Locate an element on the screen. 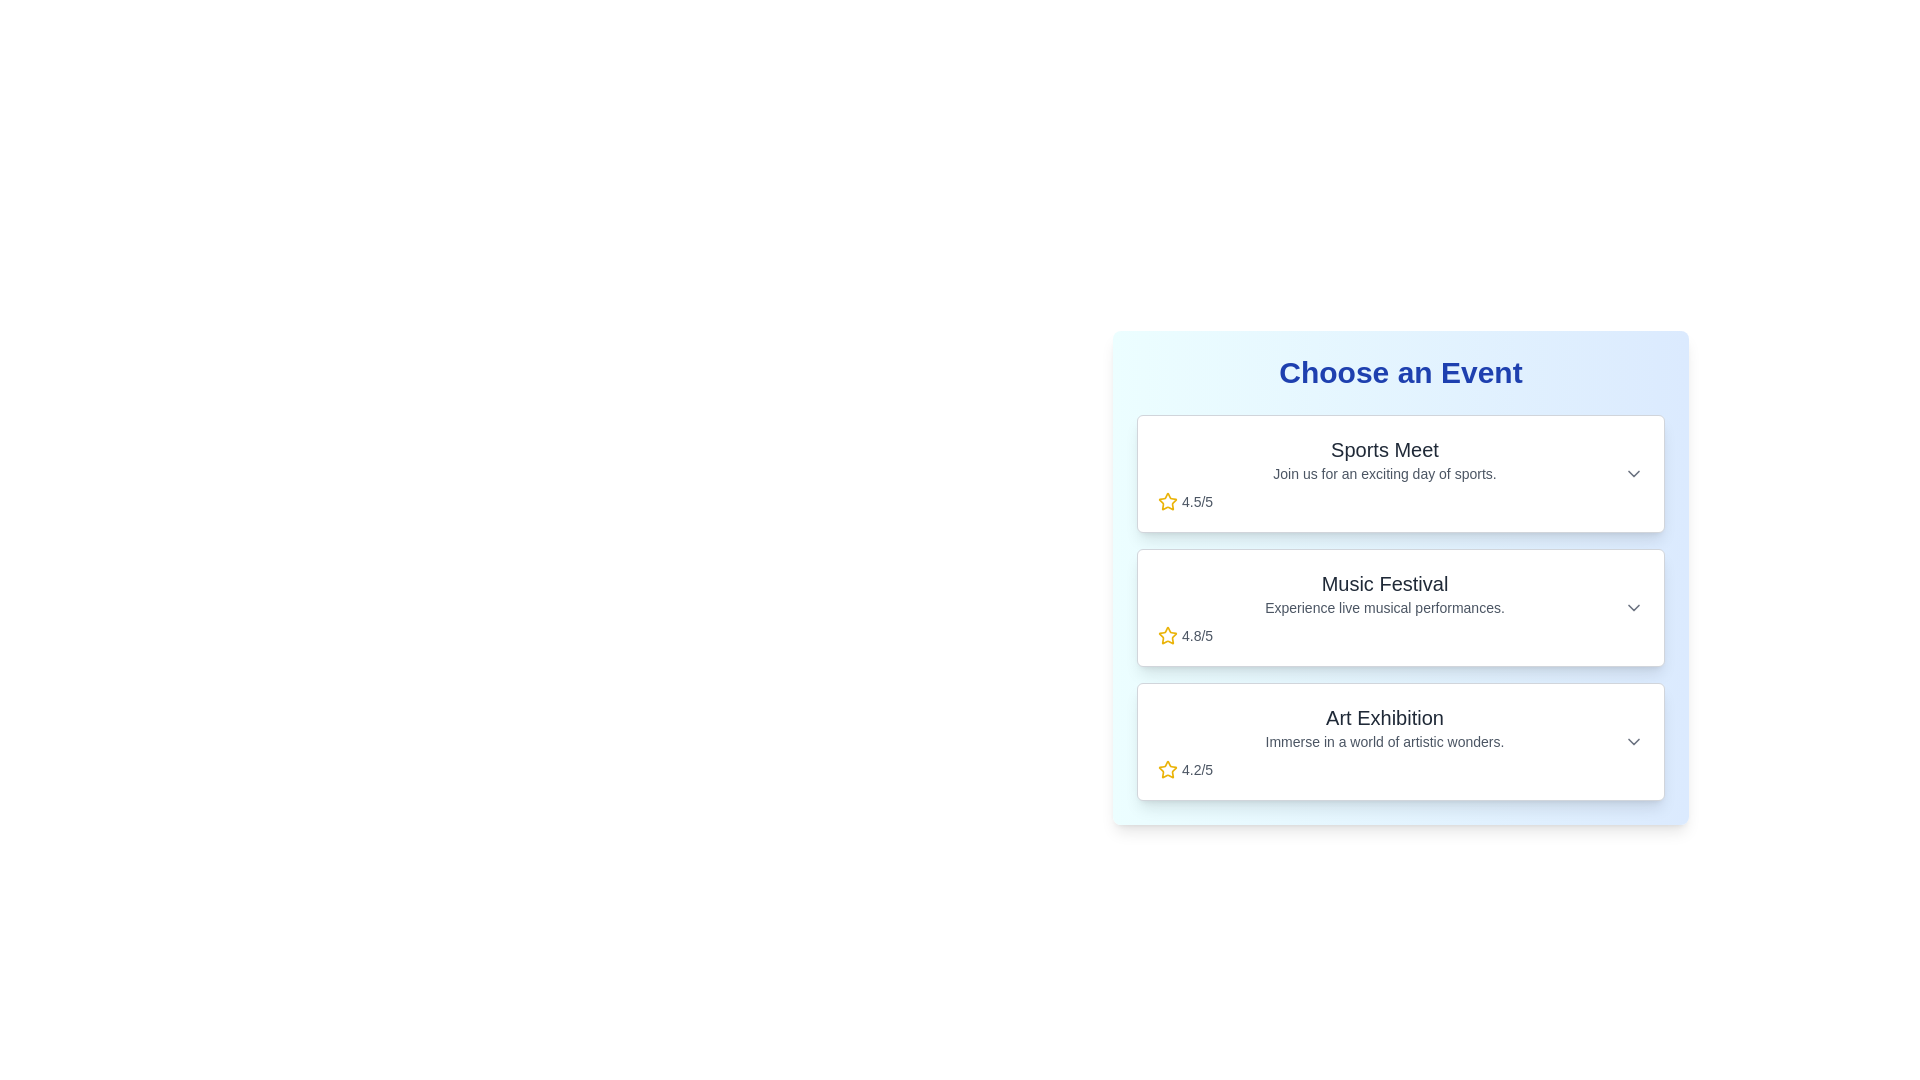  the star rating icon located at the beginning of the rating section for the 'Art Exhibition' card, which indicates a rating of '4.2/5' is located at coordinates (1167, 769).